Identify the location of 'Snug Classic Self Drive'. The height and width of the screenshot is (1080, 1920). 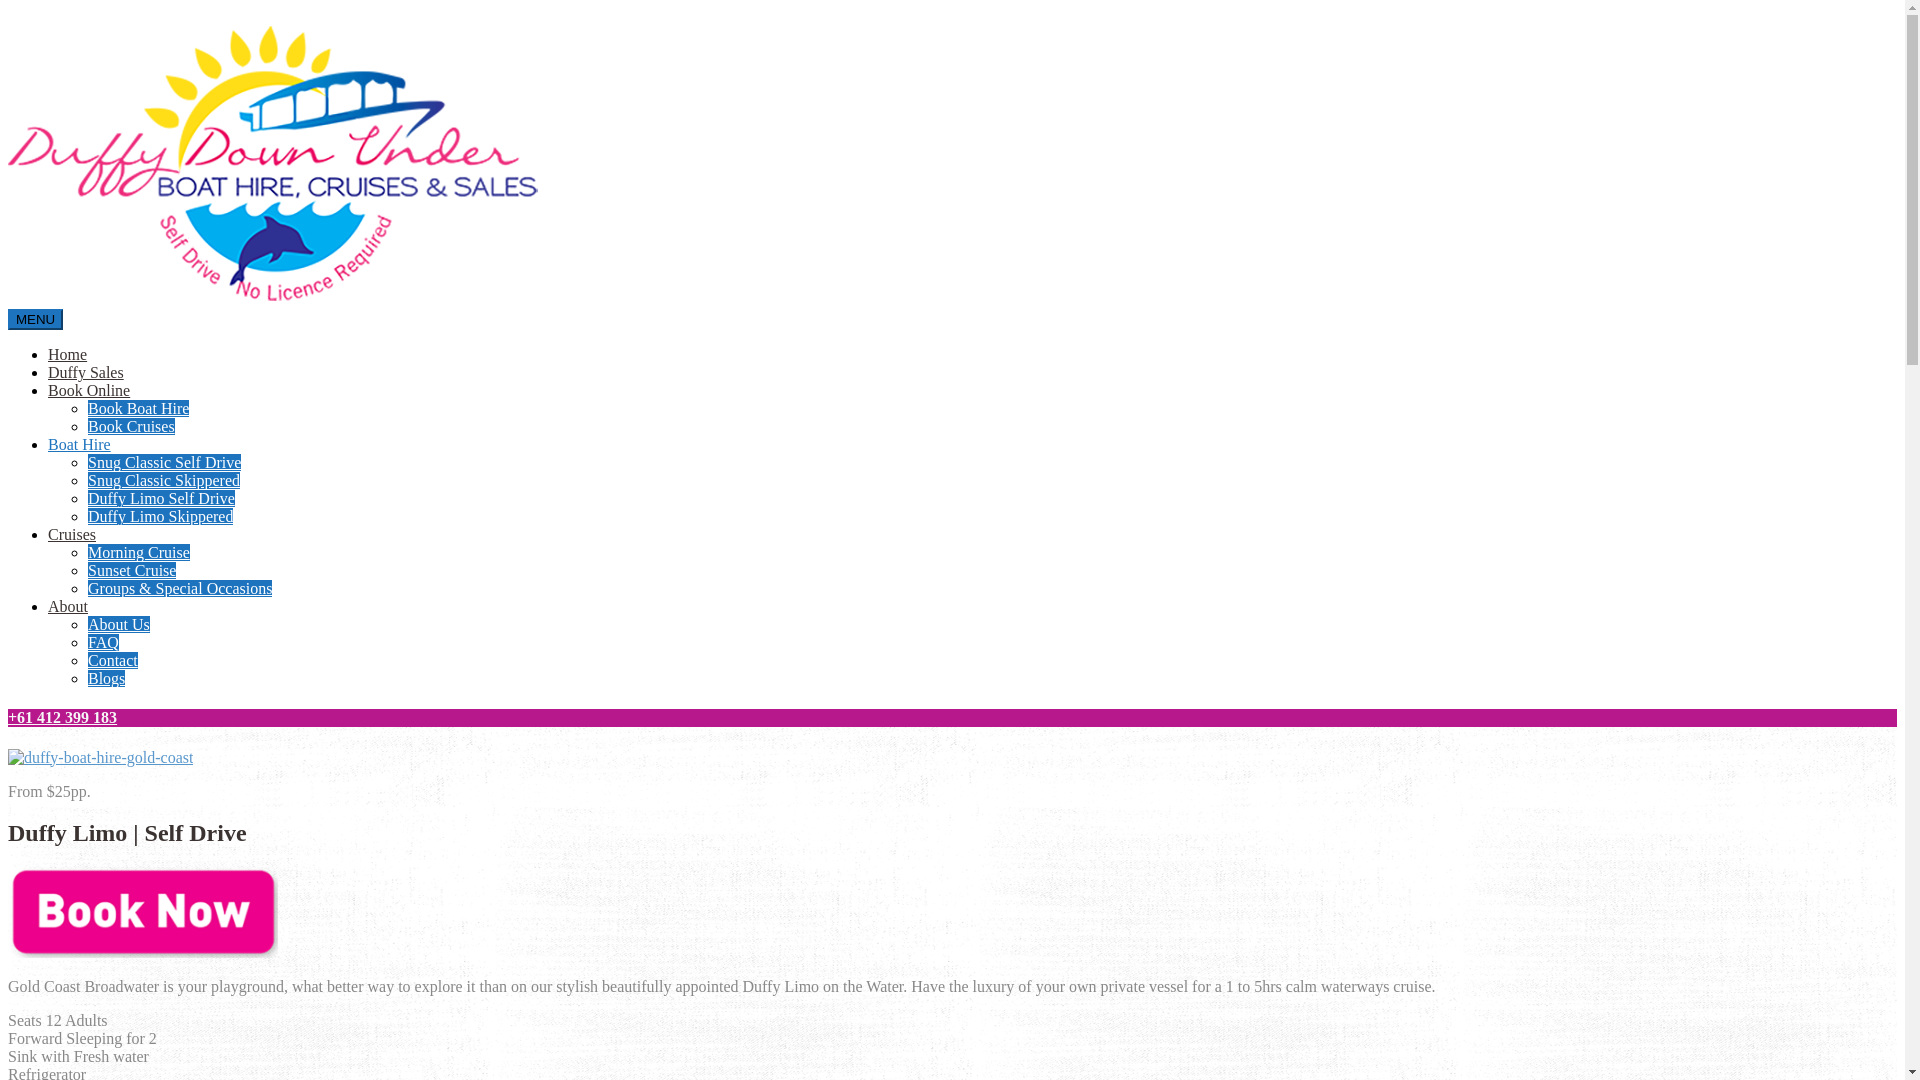
(164, 462).